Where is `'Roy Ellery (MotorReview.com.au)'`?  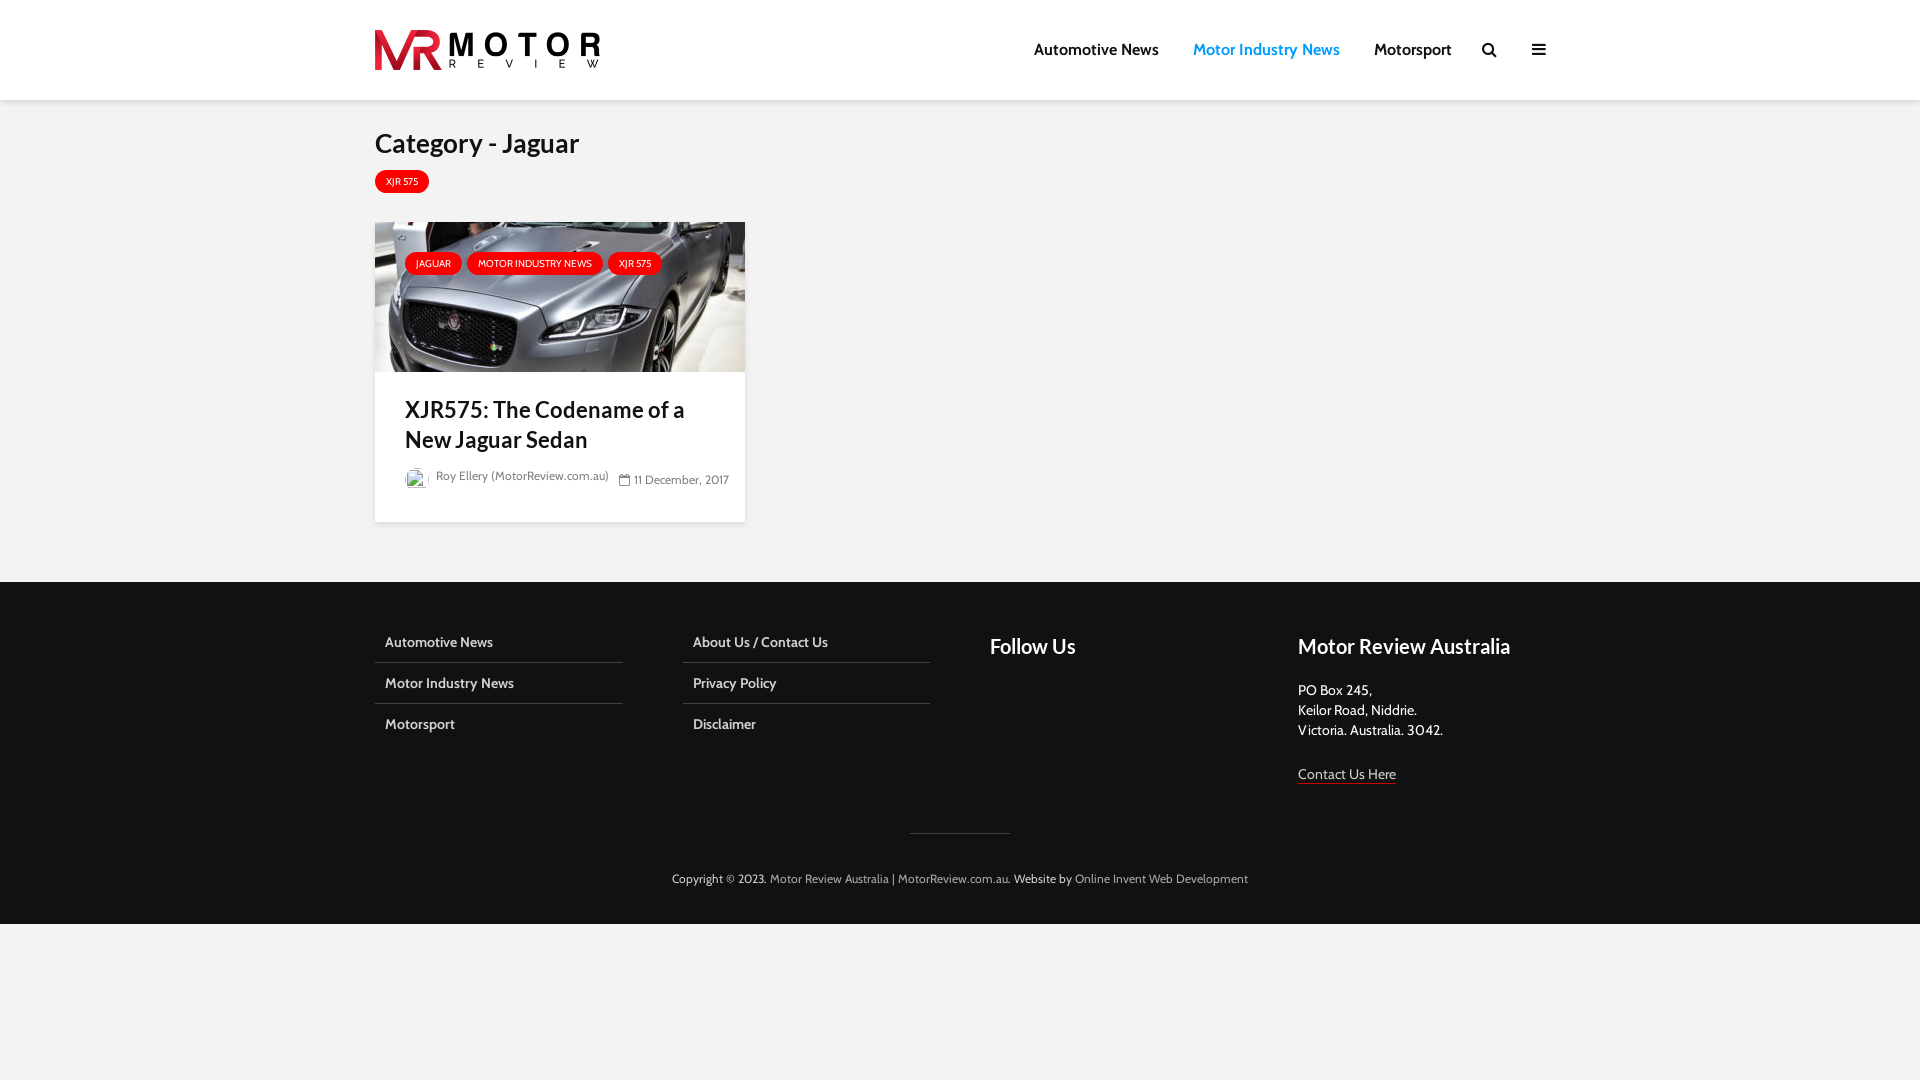 'Roy Ellery (MotorReview.com.au)' is located at coordinates (507, 475).